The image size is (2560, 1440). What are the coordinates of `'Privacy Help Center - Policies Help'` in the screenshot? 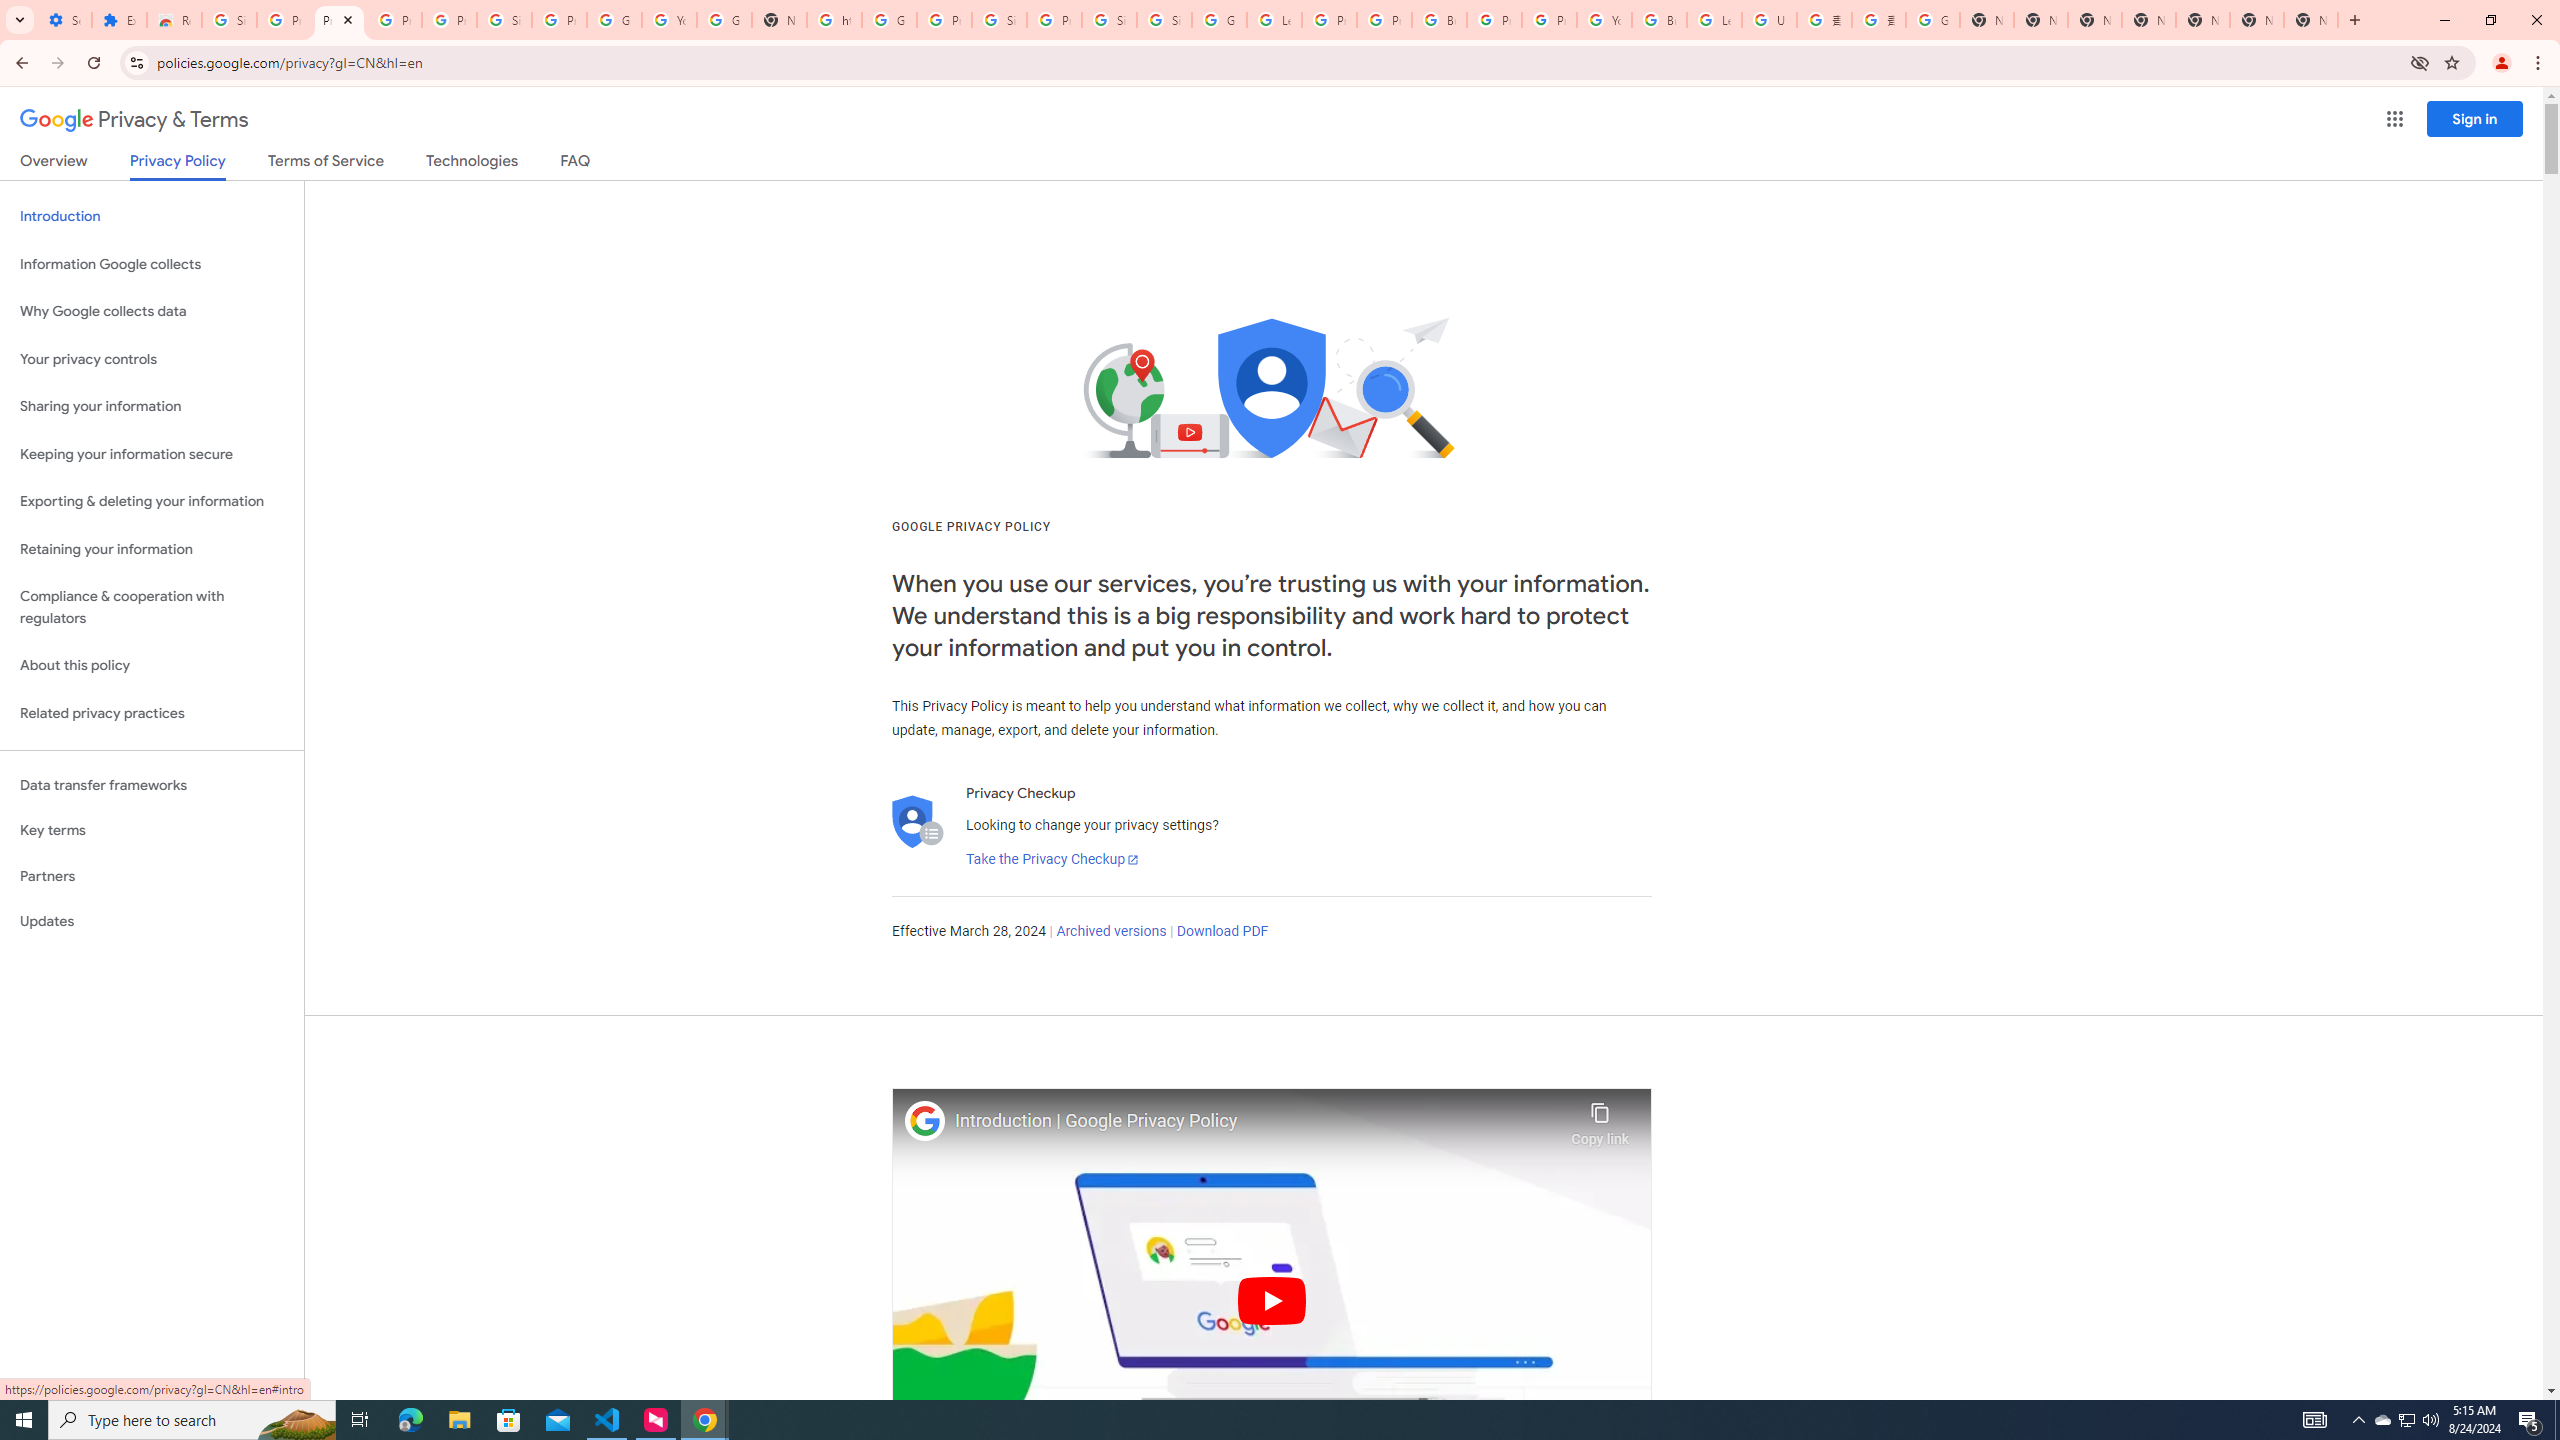 It's located at (1383, 19).